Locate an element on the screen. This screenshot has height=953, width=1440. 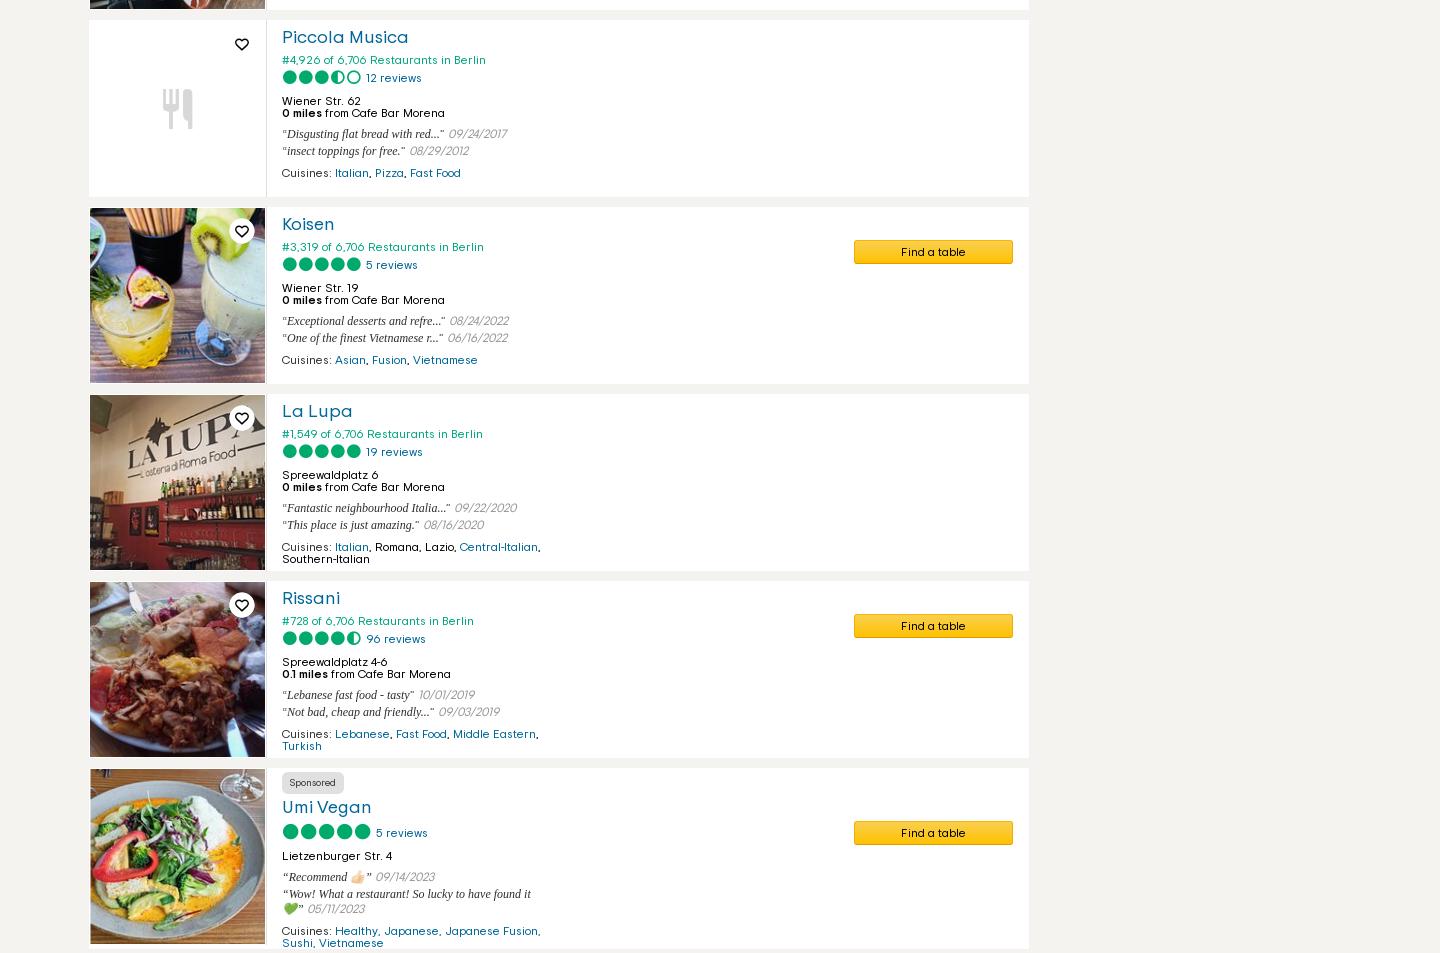
'Sponsored' is located at coordinates (313, 782).